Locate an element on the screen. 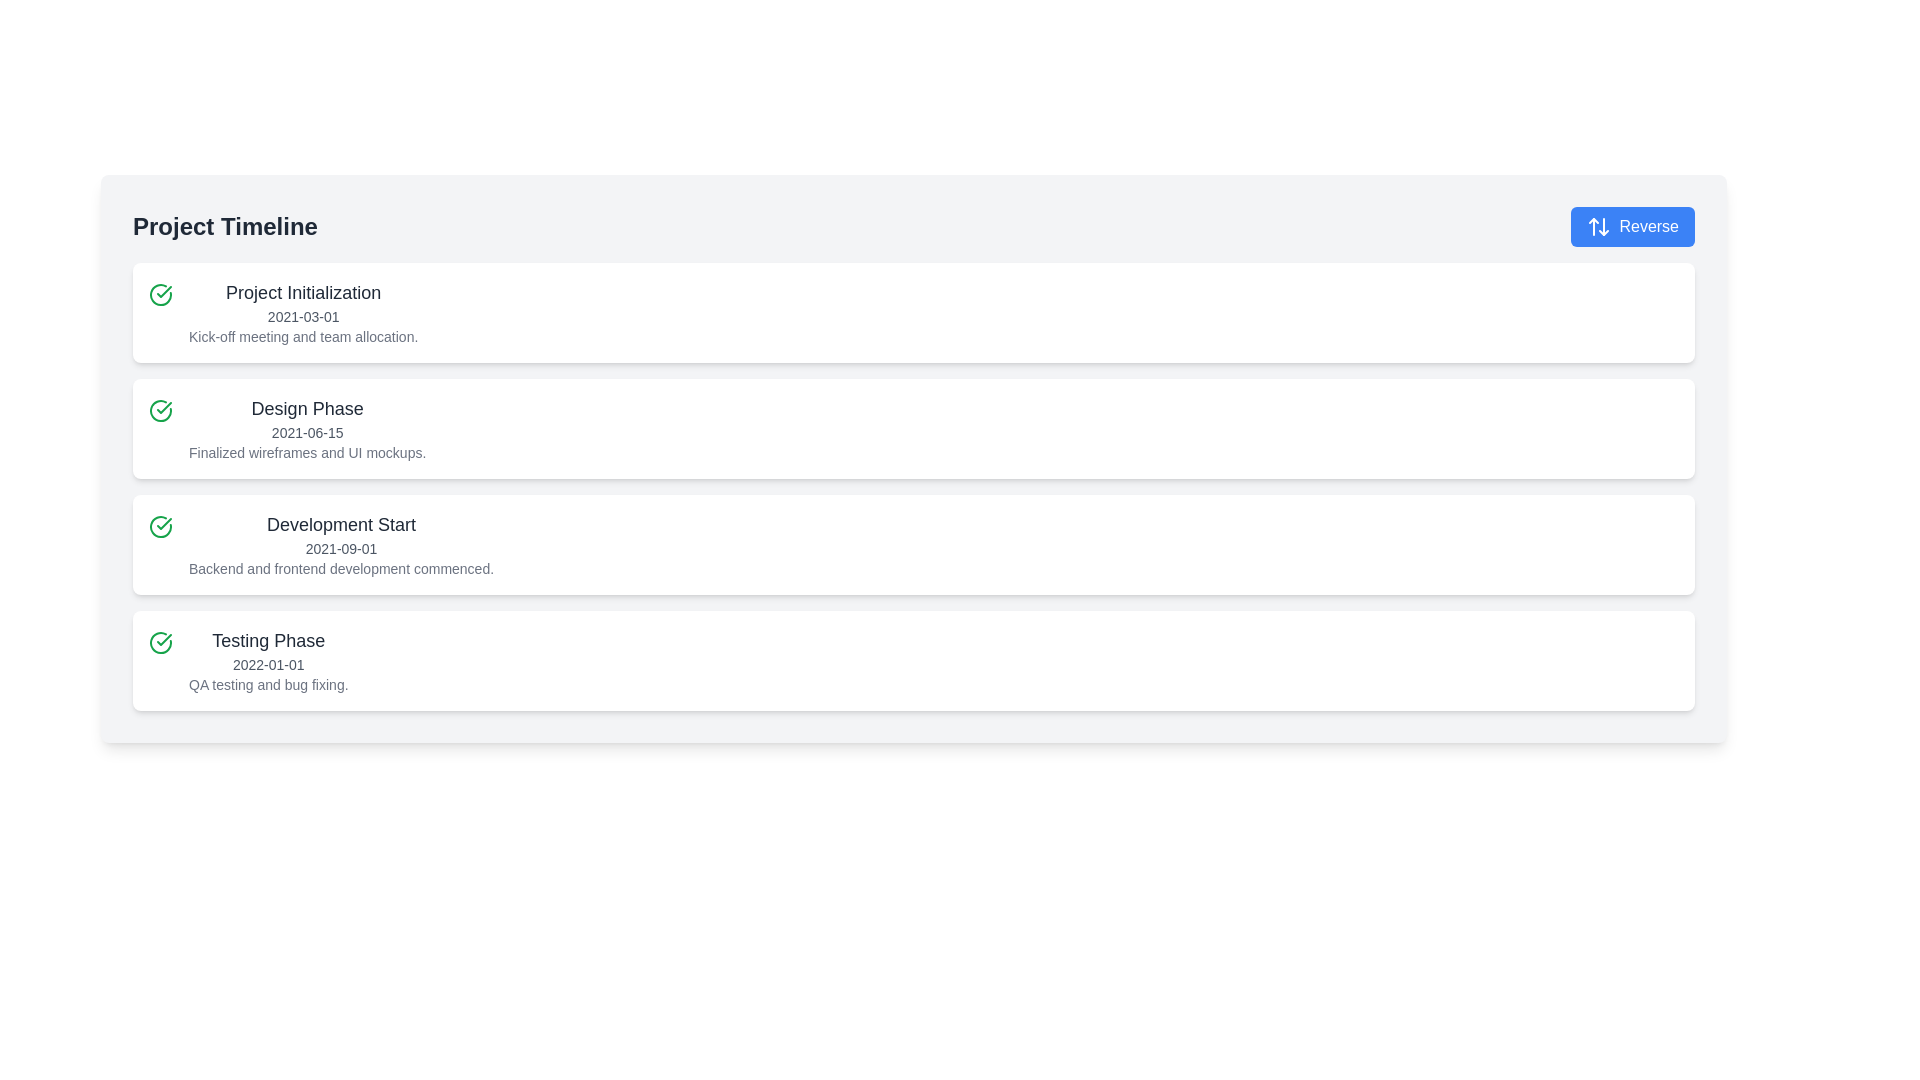 Image resolution: width=1920 pixels, height=1080 pixels. the text label displaying '2022-01-01', which is styled with a small font size and gray color, positioned below 'Testing Phase' and above the description 'QA testing and bug fixing.' is located at coordinates (267, 664).